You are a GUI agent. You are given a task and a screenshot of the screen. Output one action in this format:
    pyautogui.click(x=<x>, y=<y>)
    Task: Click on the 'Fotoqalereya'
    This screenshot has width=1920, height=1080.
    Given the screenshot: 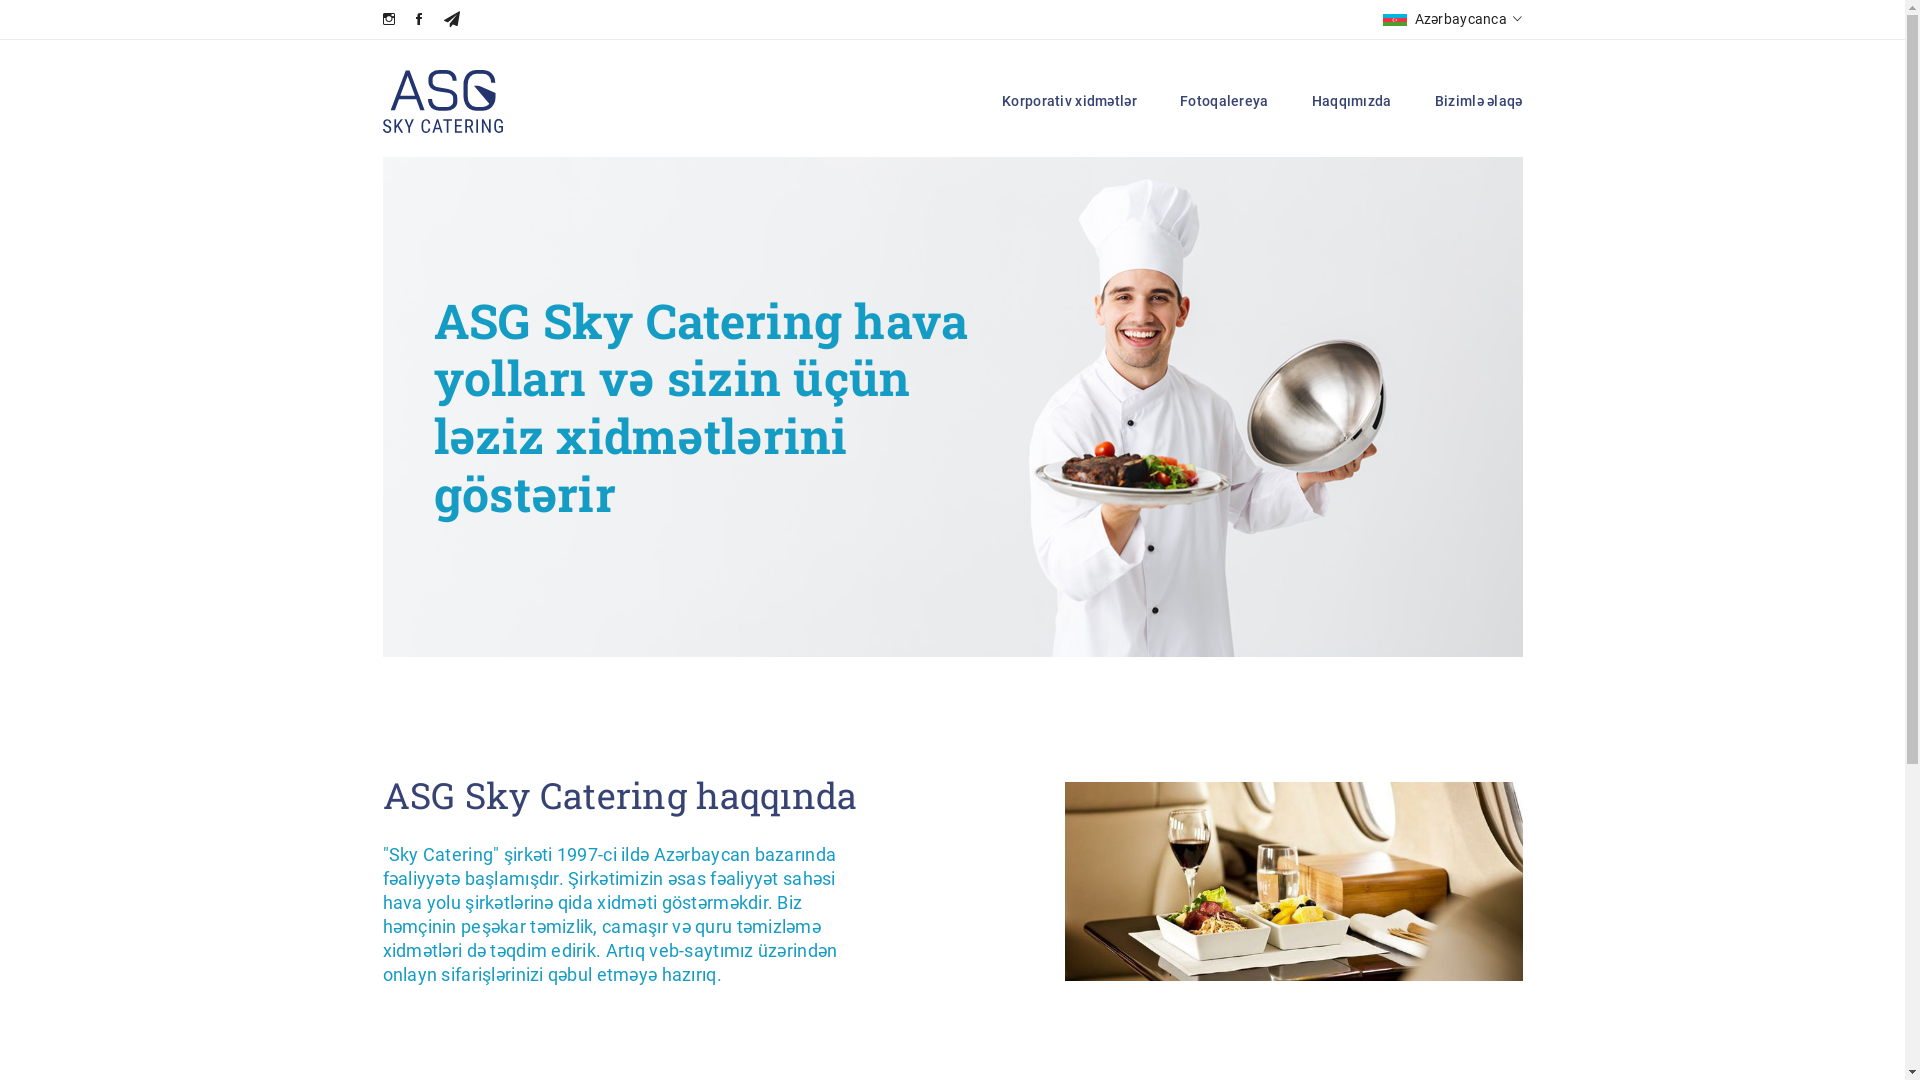 What is the action you would take?
    pyautogui.click(x=1223, y=100)
    